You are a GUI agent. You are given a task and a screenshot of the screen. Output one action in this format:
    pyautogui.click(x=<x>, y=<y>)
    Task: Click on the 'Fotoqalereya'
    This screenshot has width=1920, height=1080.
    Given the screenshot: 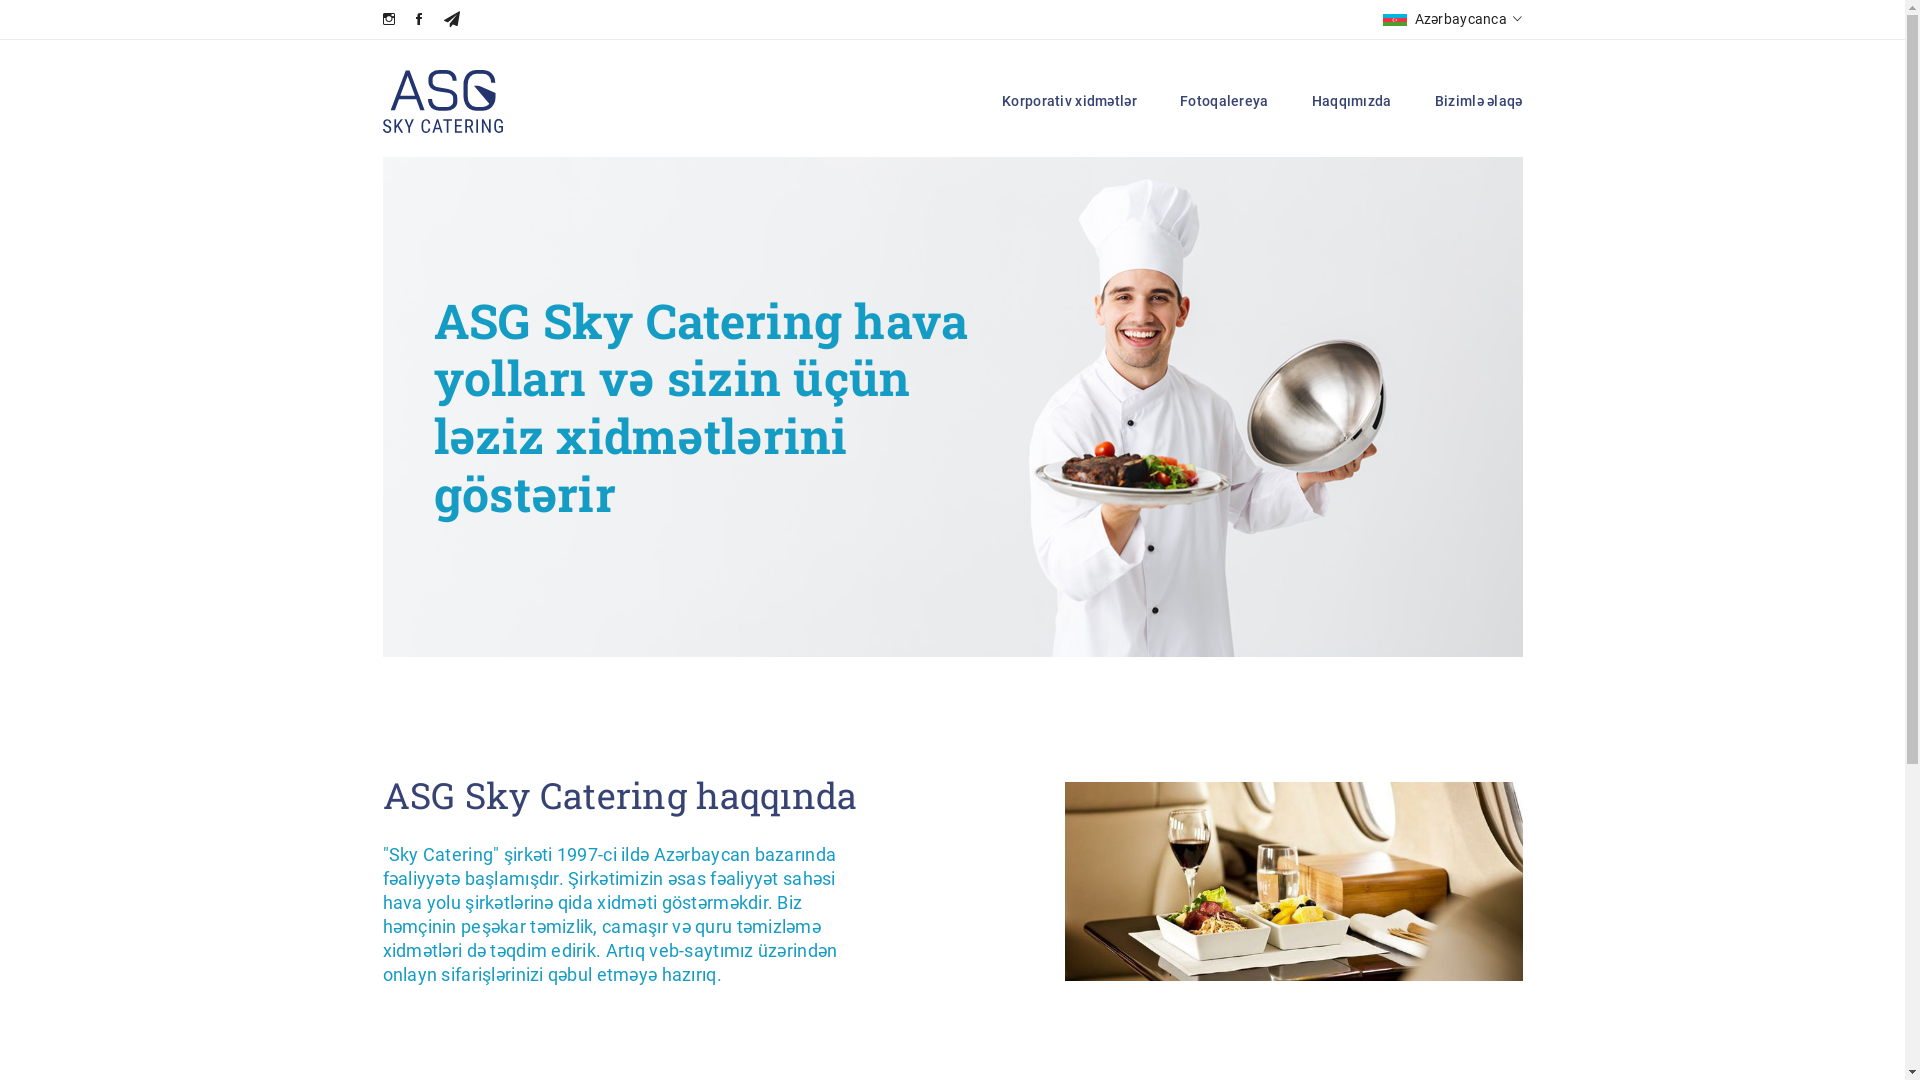 What is the action you would take?
    pyautogui.click(x=1223, y=100)
    